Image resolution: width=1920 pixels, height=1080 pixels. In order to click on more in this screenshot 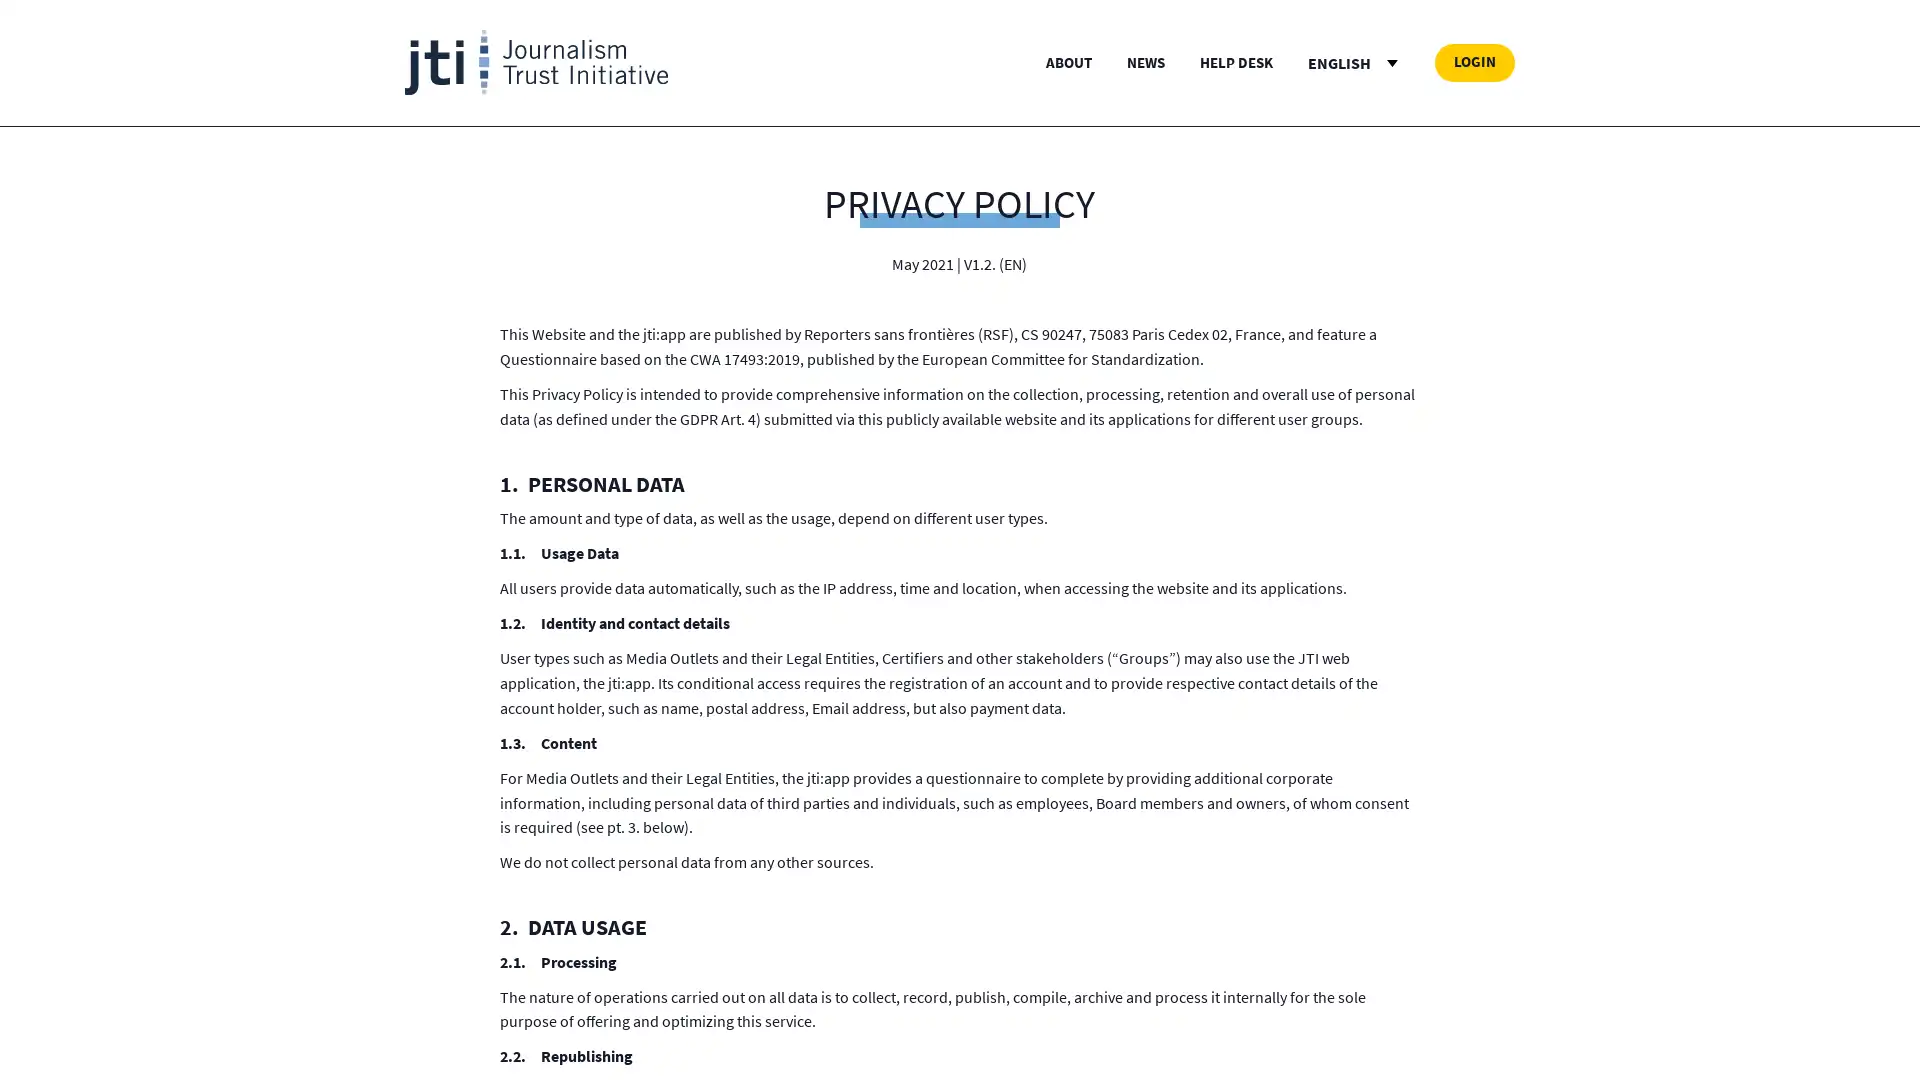, I will do `click(816, 560)`.